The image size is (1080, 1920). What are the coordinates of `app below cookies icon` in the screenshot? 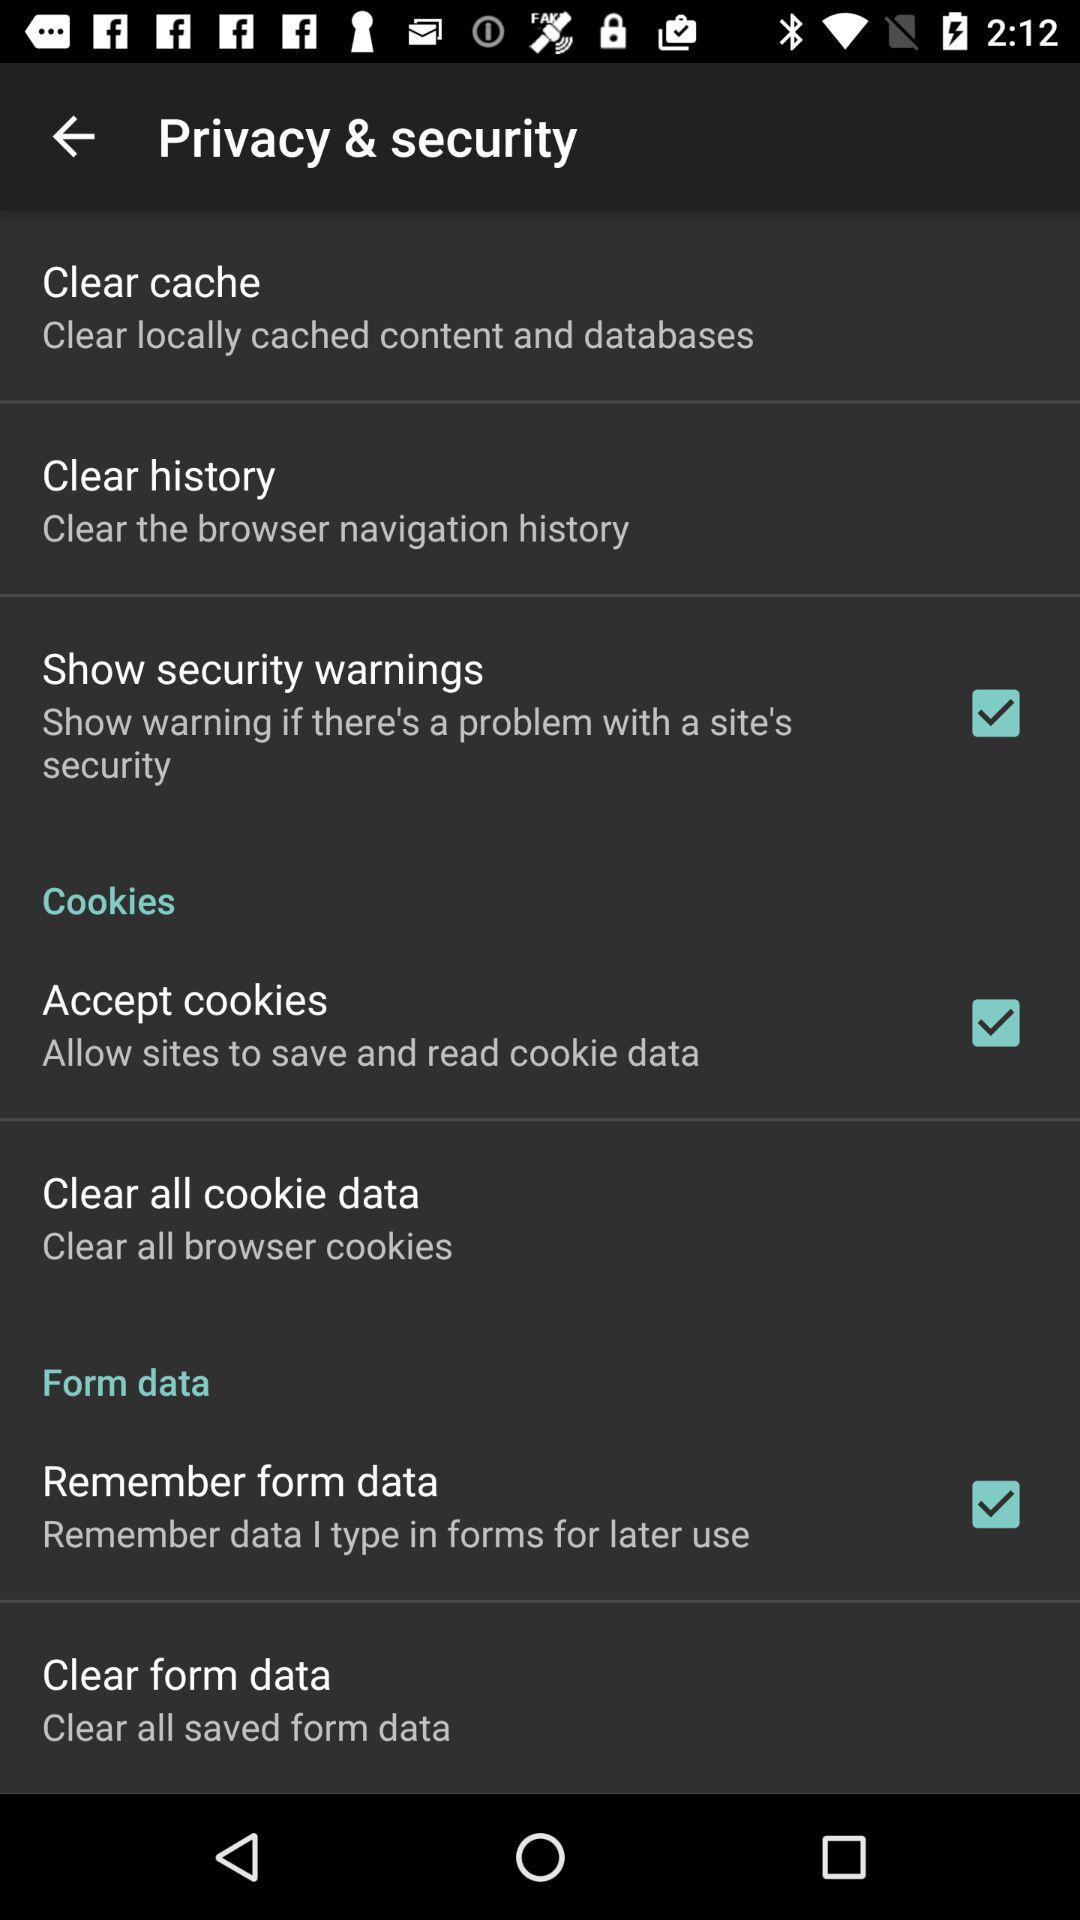 It's located at (185, 998).